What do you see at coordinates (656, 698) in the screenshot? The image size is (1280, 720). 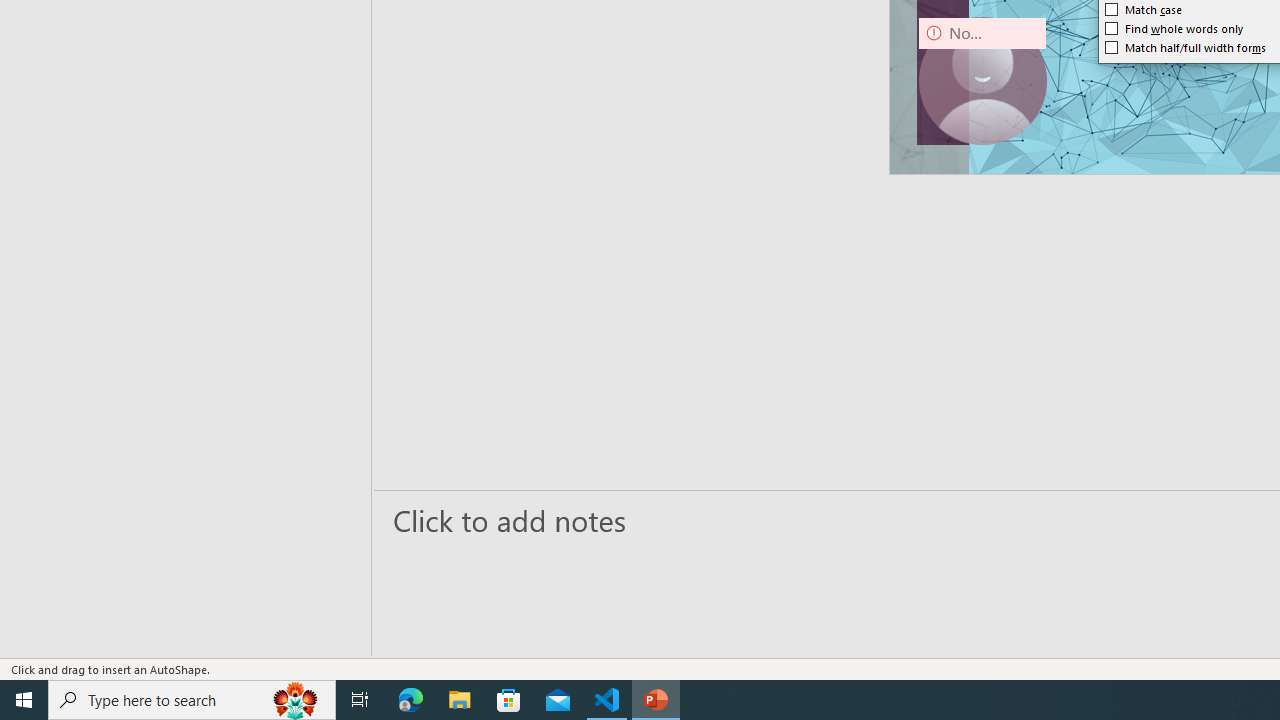 I see `'PowerPoint - 1 running window'` at bounding box center [656, 698].